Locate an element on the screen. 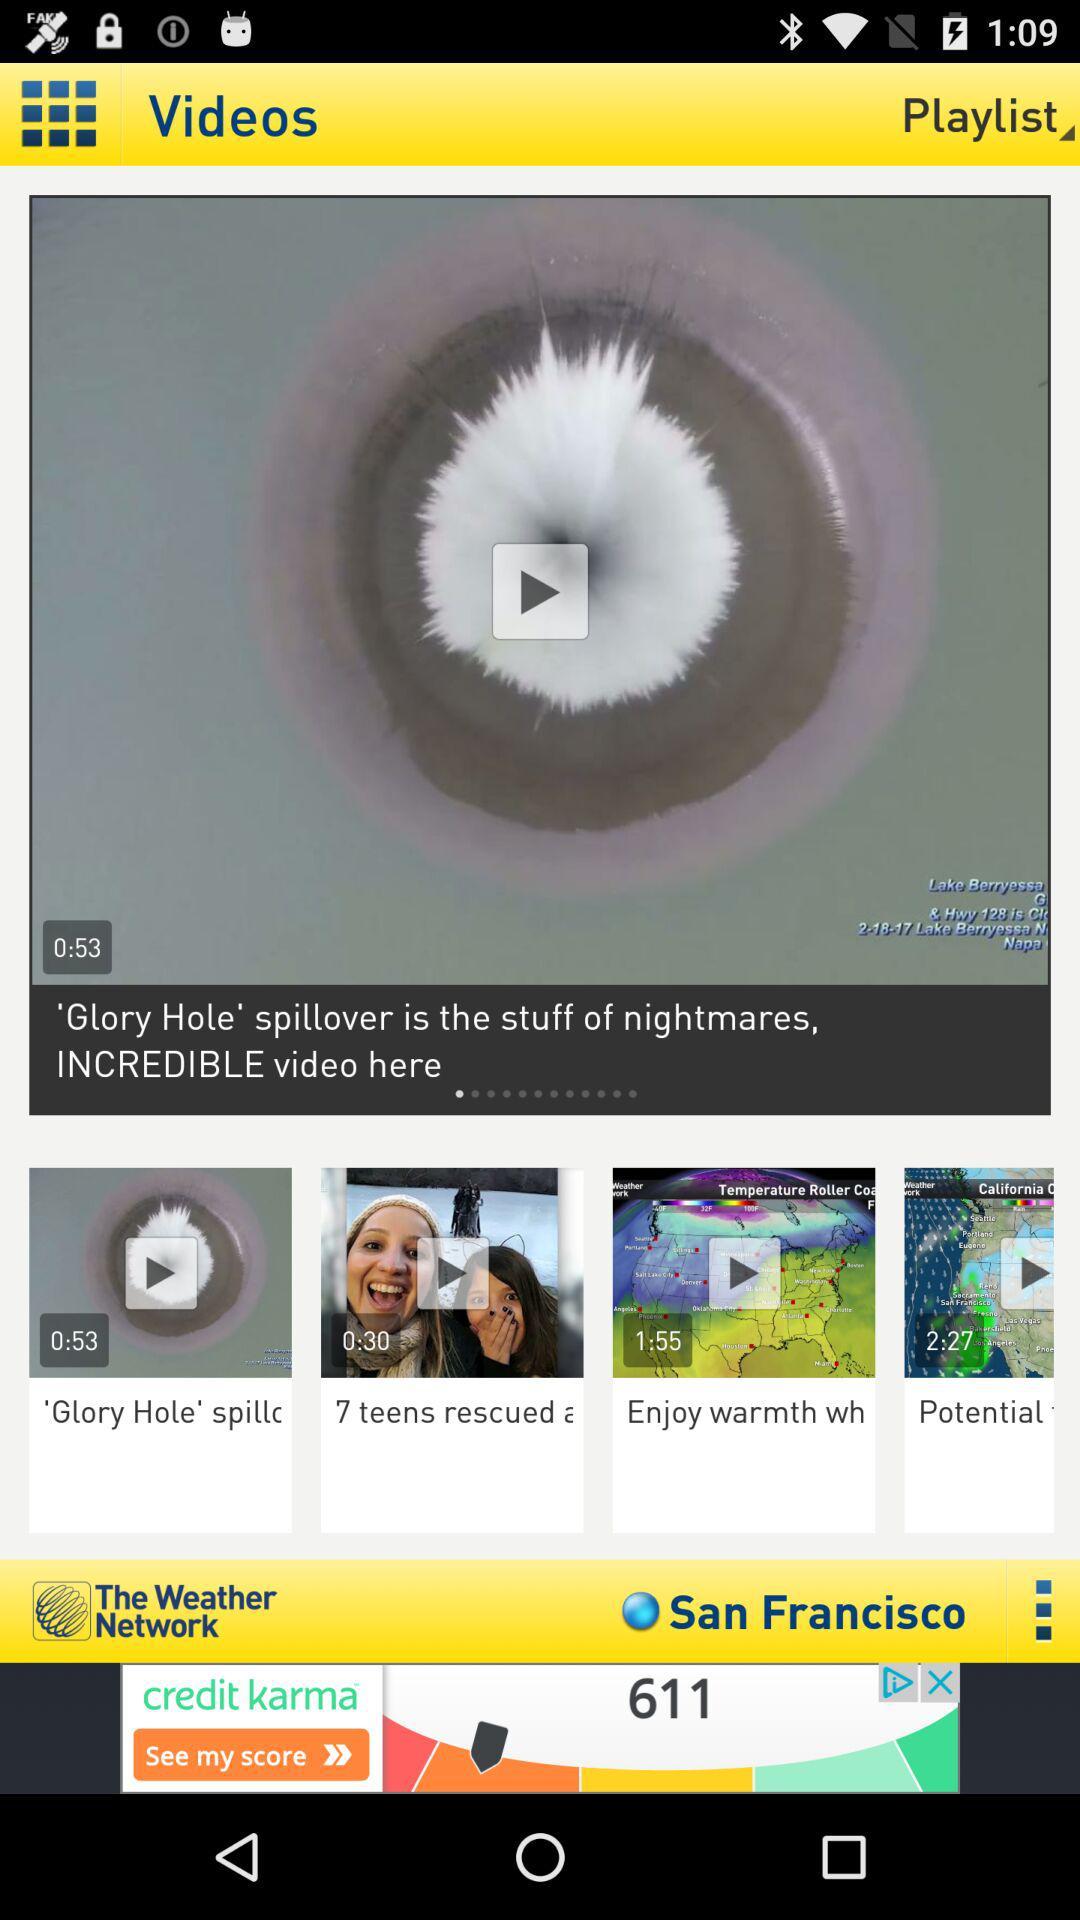 This screenshot has height=1920, width=1080. you tube option is located at coordinates (159, 1271).